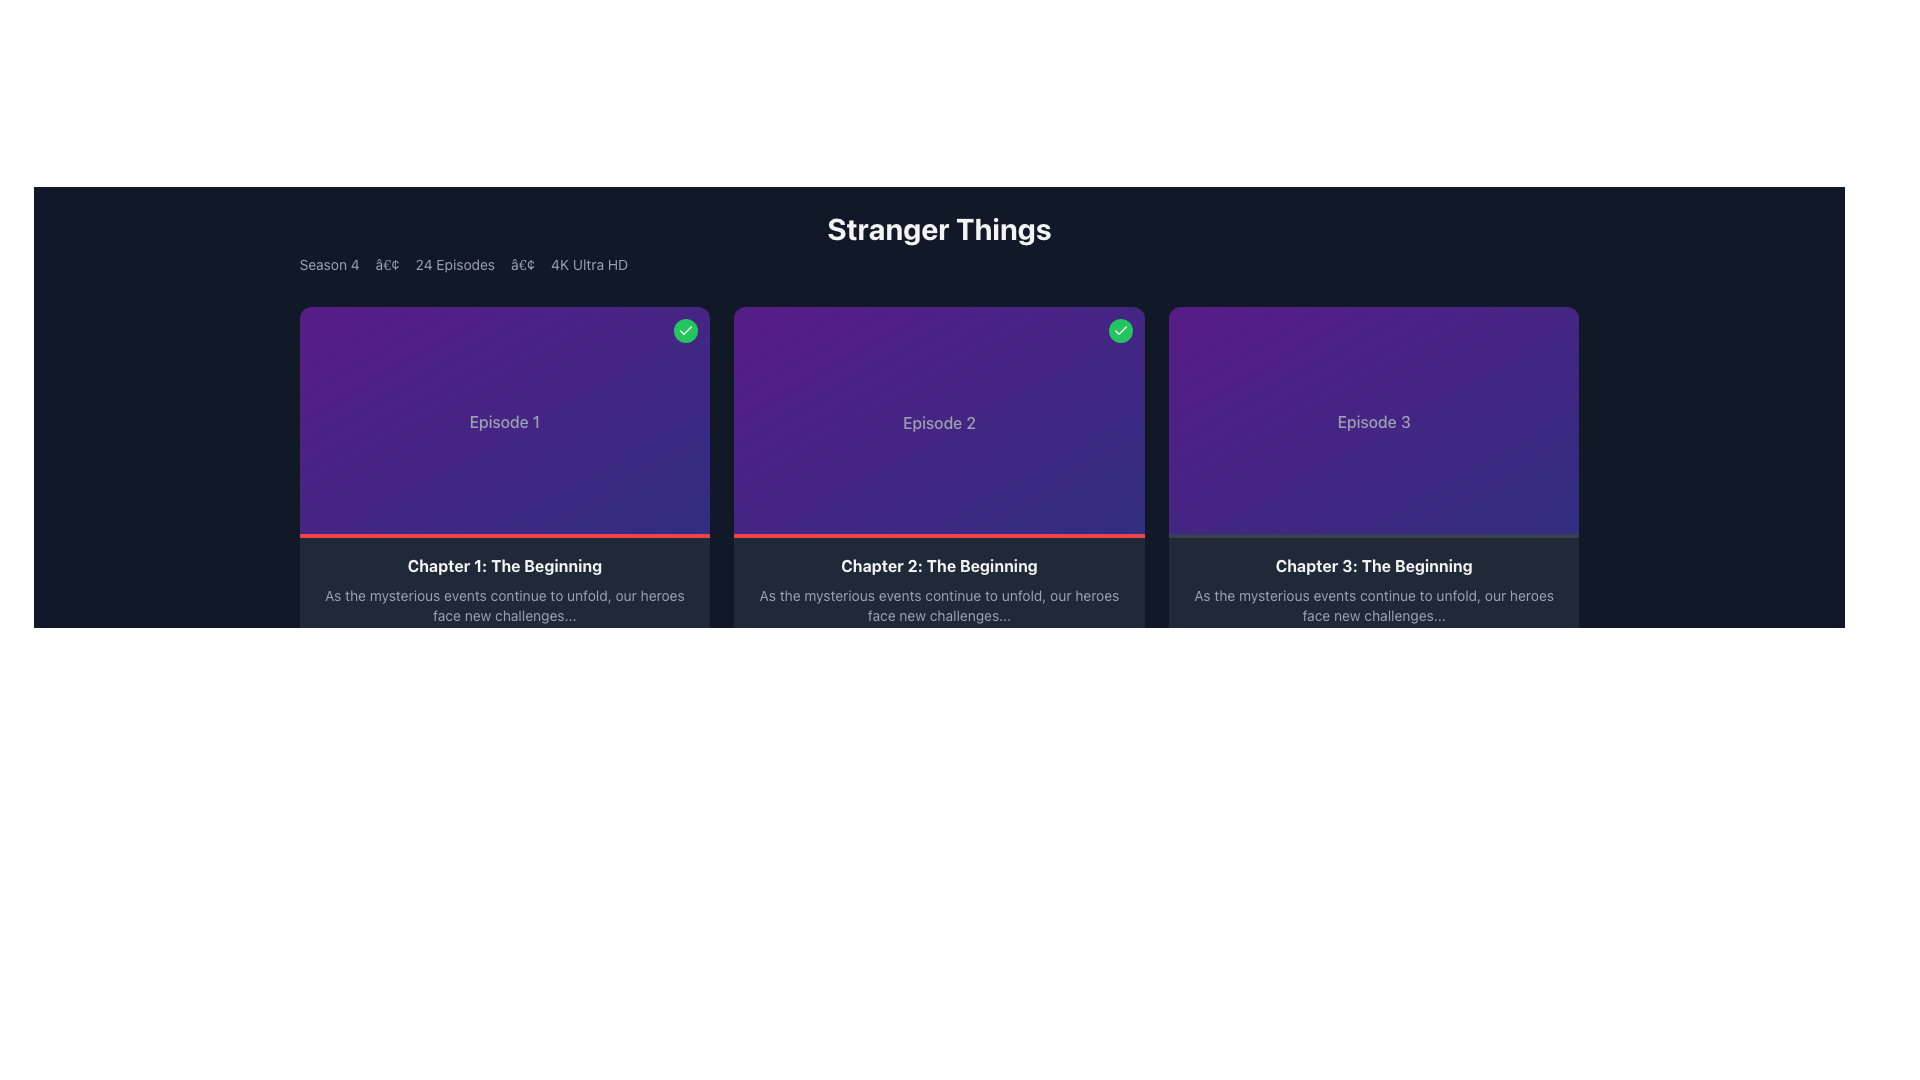  Describe the element at coordinates (1373, 535) in the screenshot. I see `the progress bar at the bottom of the Episode 3 interface to interact with it if it is interactive` at that location.